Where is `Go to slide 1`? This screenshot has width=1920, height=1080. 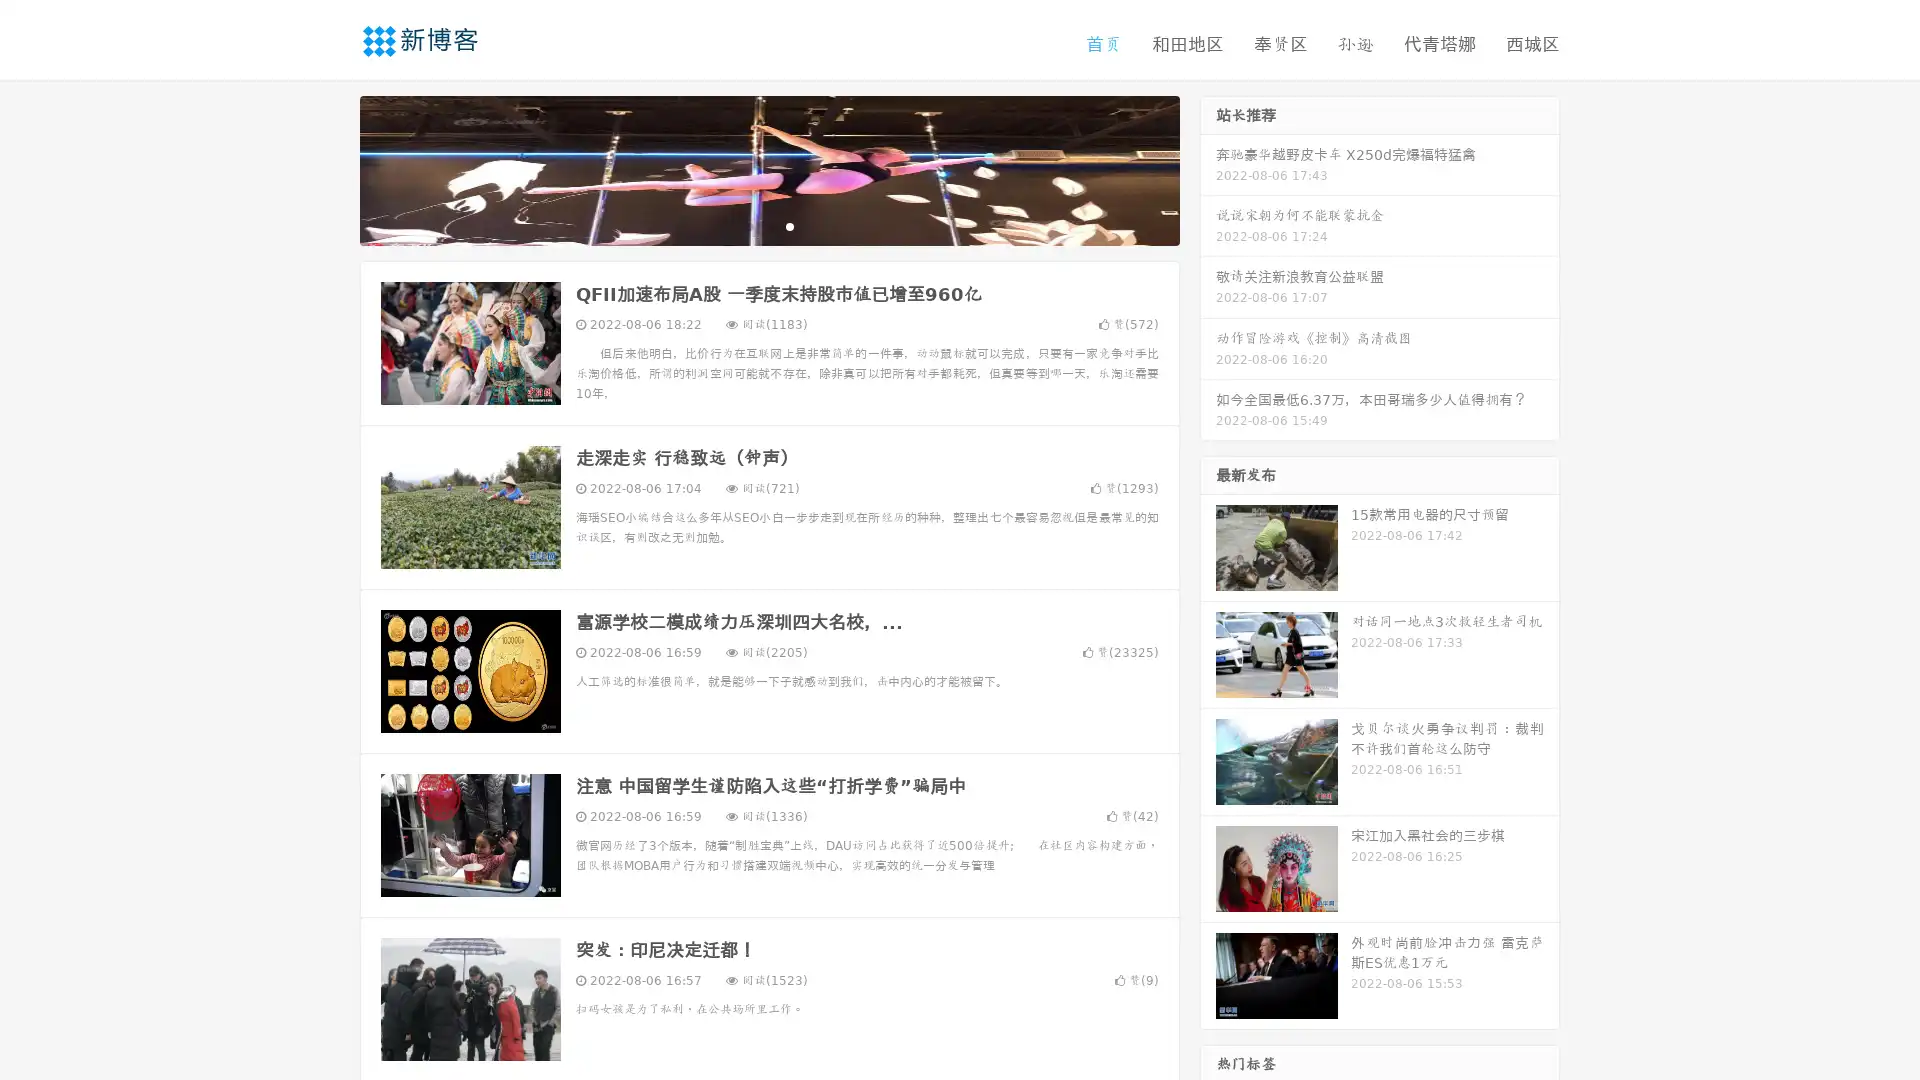
Go to slide 1 is located at coordinates (748, 225).